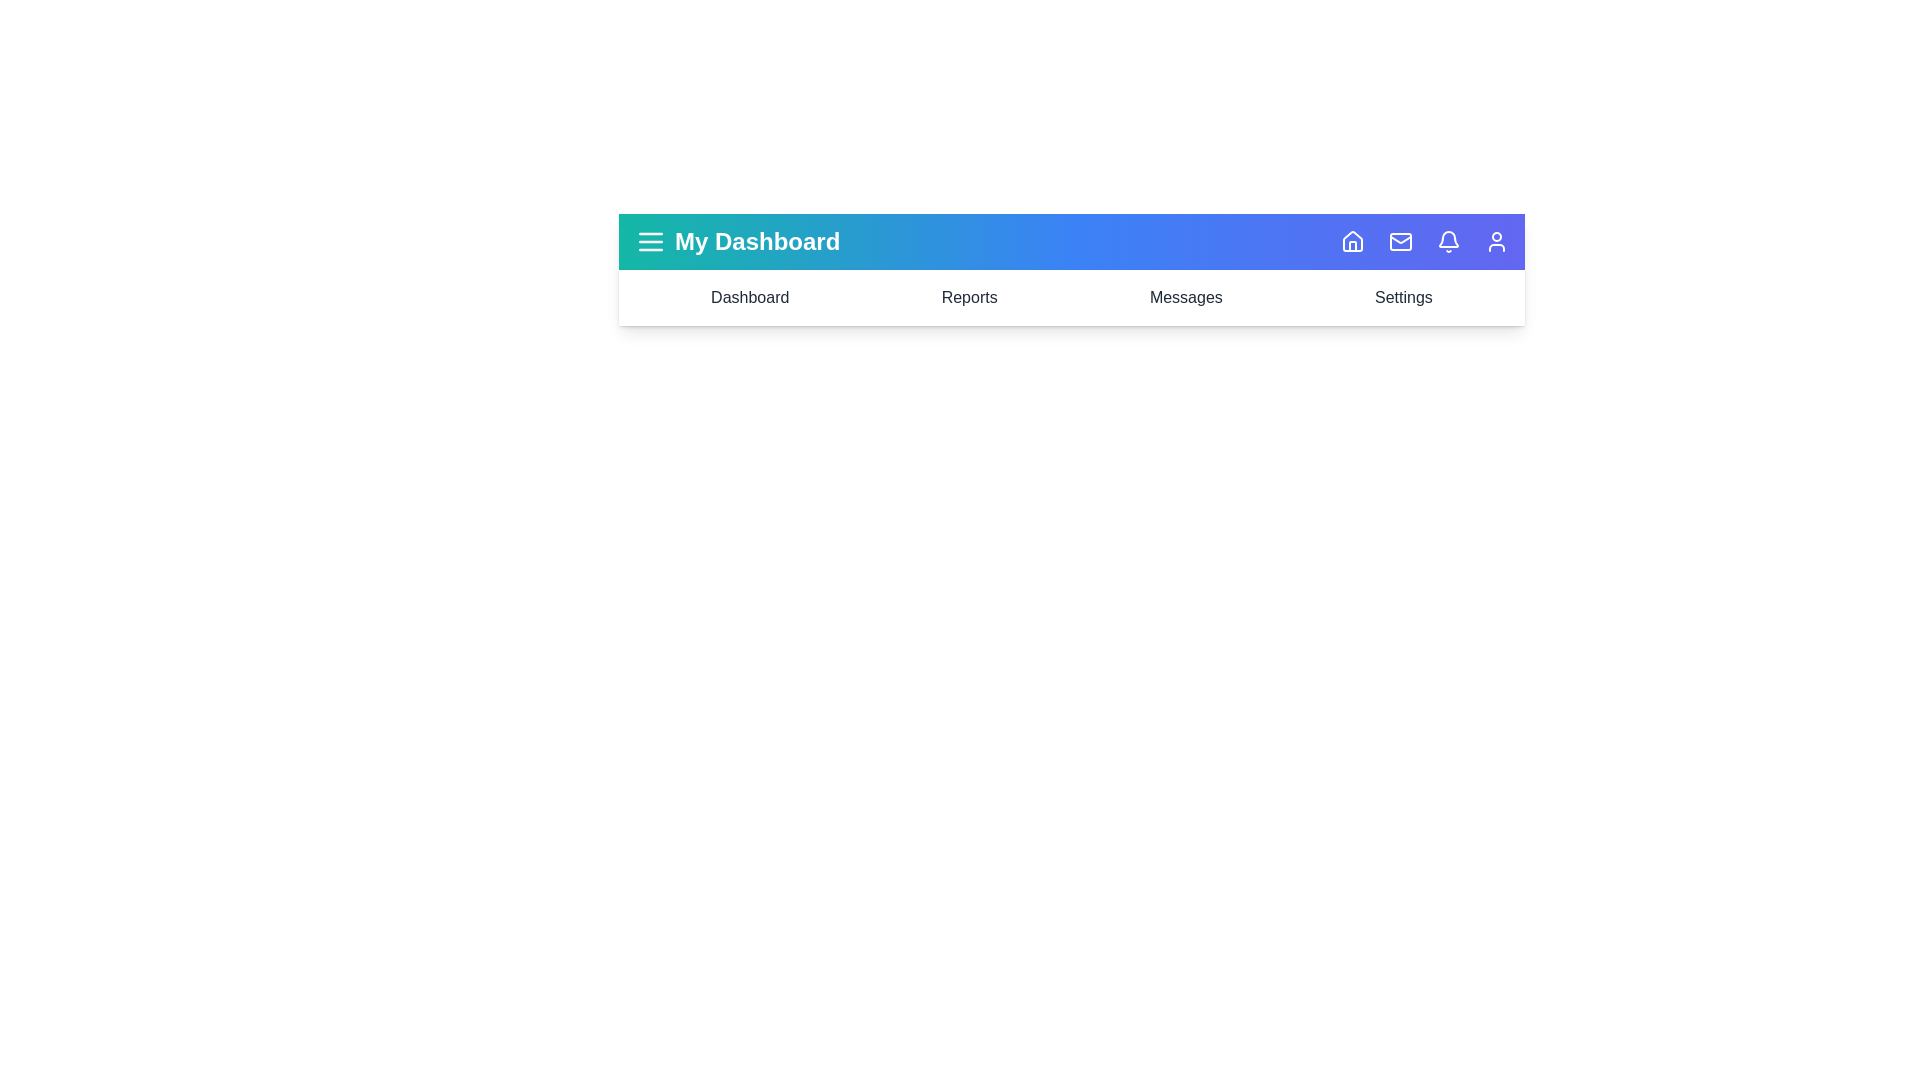 This screenshot has width=1920, height=1080. What do you see at coordinates (748, 297) in the screenshot?
I see `the navigation item Dashboard to highlight it` at bounding box center [748, 297].